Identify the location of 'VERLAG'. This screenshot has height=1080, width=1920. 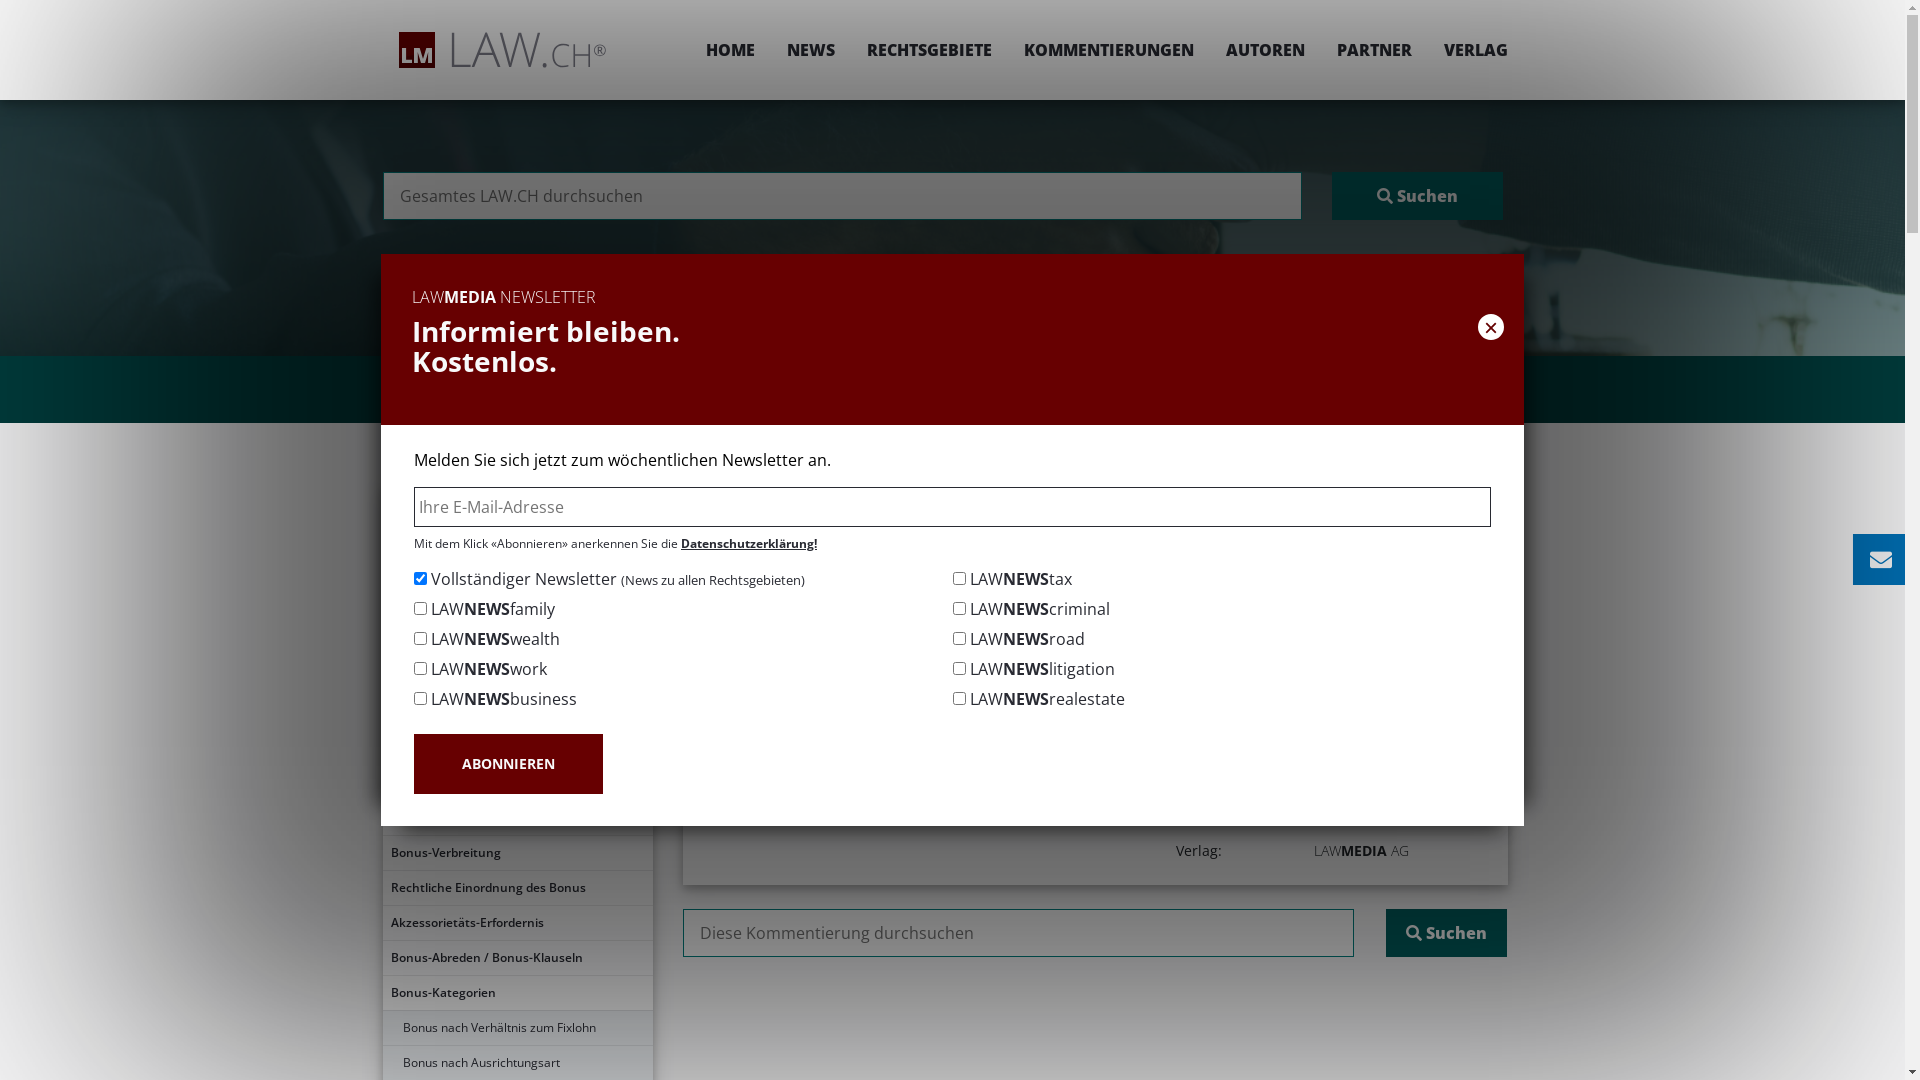
(1468, 49).